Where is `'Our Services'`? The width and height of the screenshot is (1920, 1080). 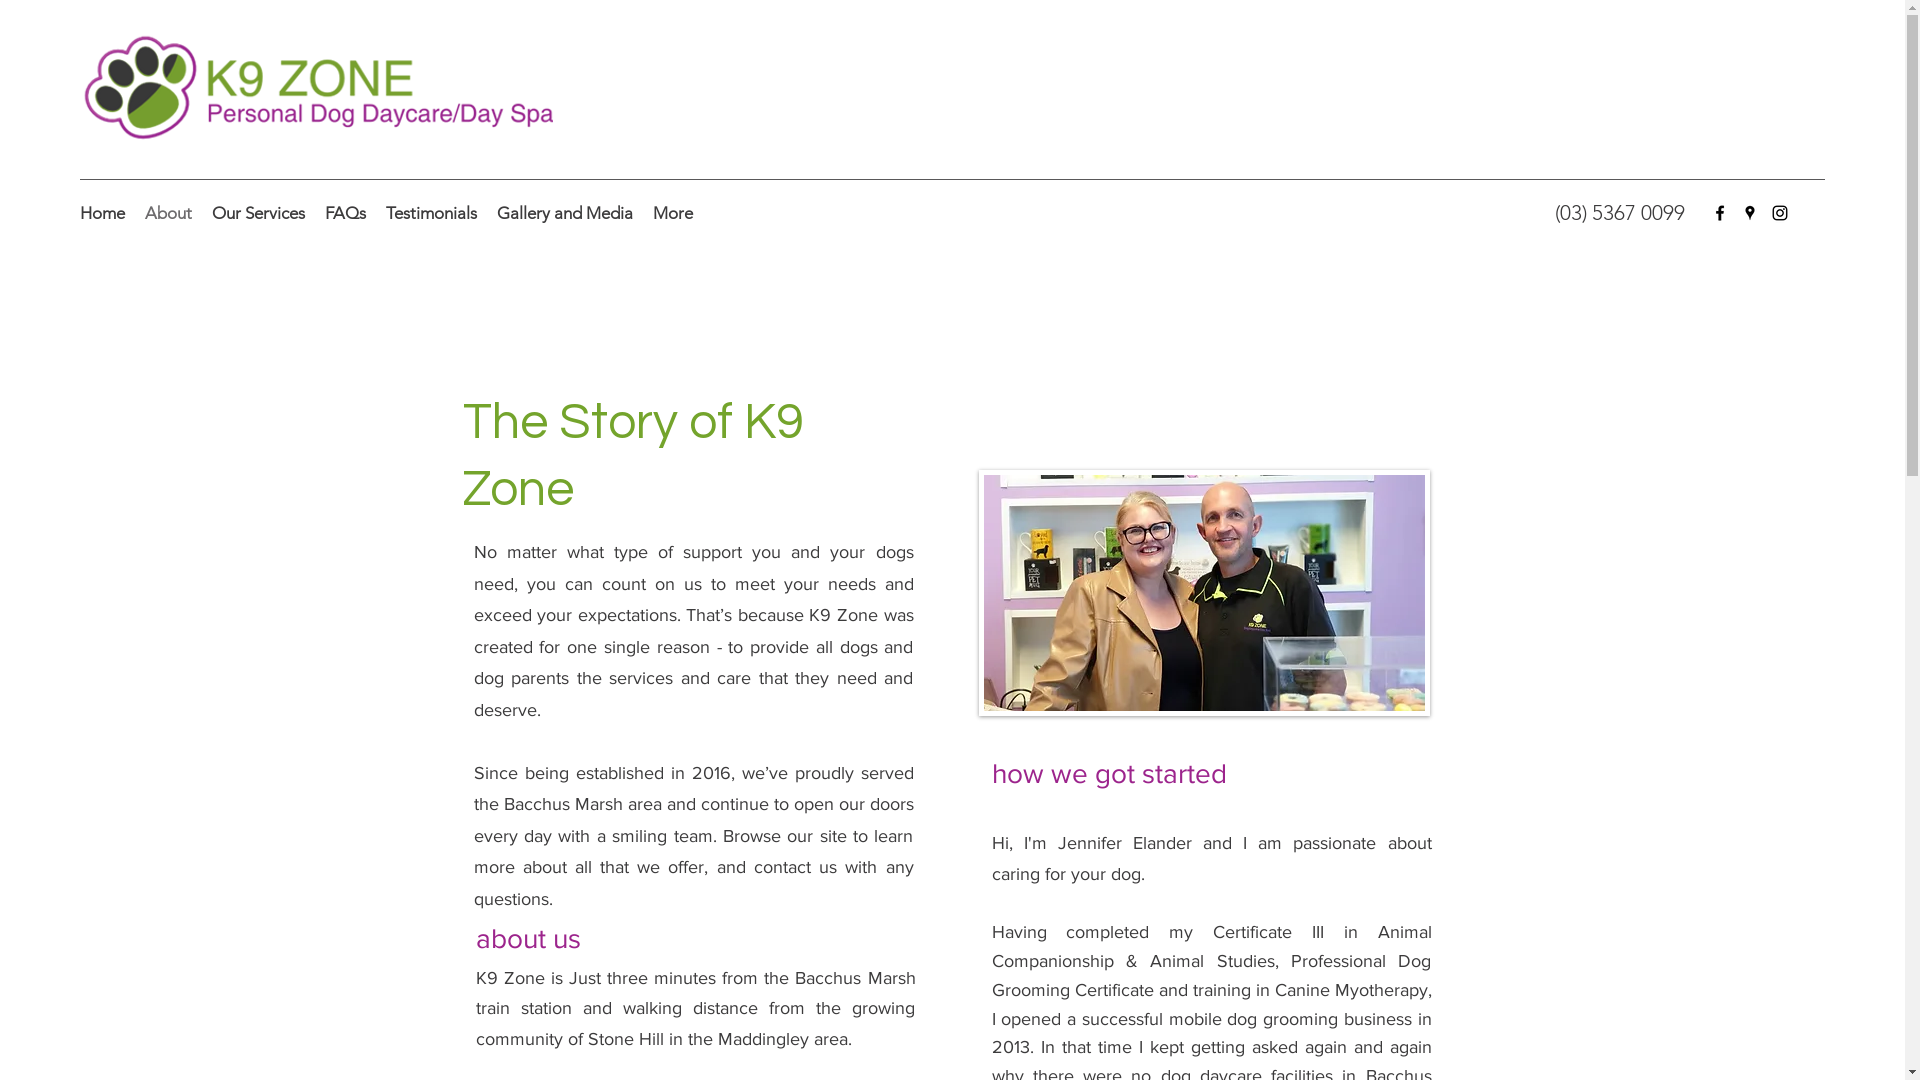 'Our Services' is located at coordinates (257, 212).